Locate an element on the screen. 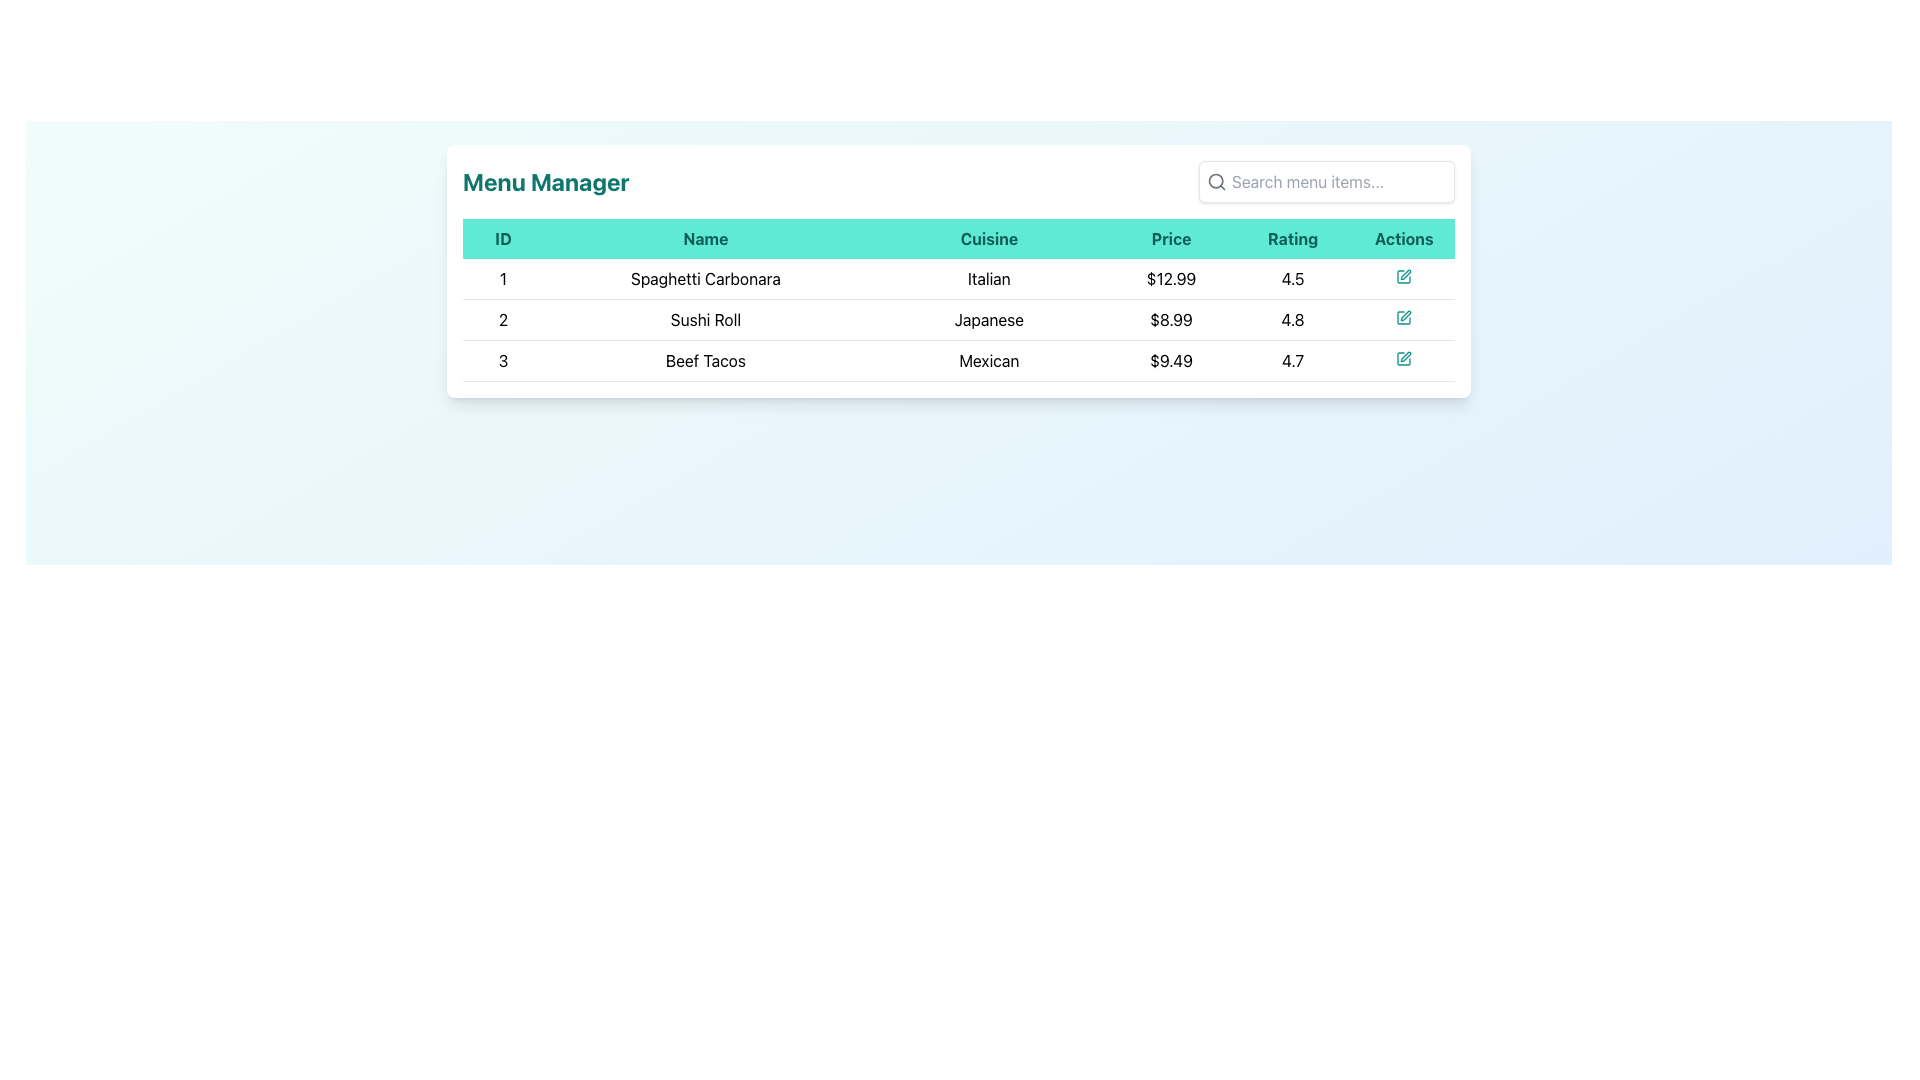 This screenshot has width=1920, height=1080. the static text label displaying the monetary value '$12.99', which is located in the fourth column of the first row of the table, adjacent to 'Italian' on the left and '4.5' on the right is located at coordinates (1171, 279).